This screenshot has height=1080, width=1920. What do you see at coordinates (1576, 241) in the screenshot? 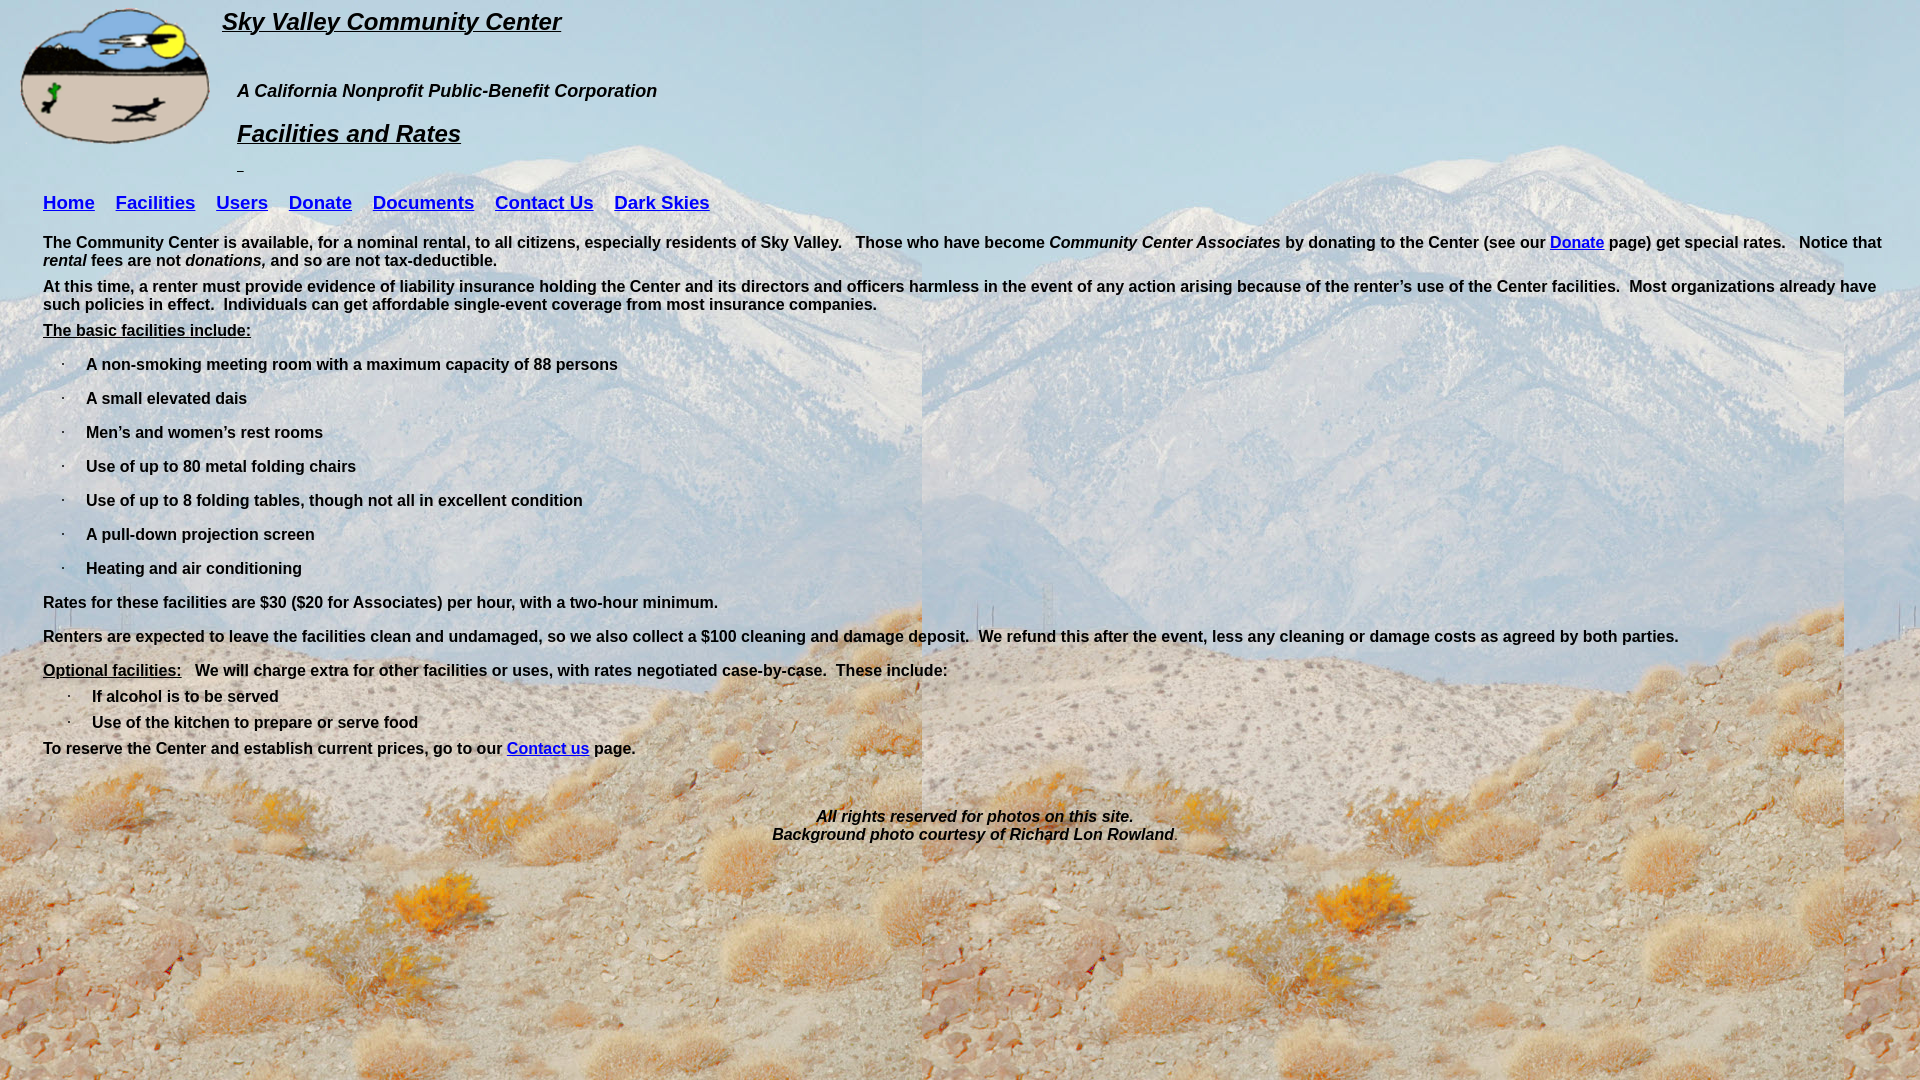
I see `'Donate'` at bounding box center [1576, 241].